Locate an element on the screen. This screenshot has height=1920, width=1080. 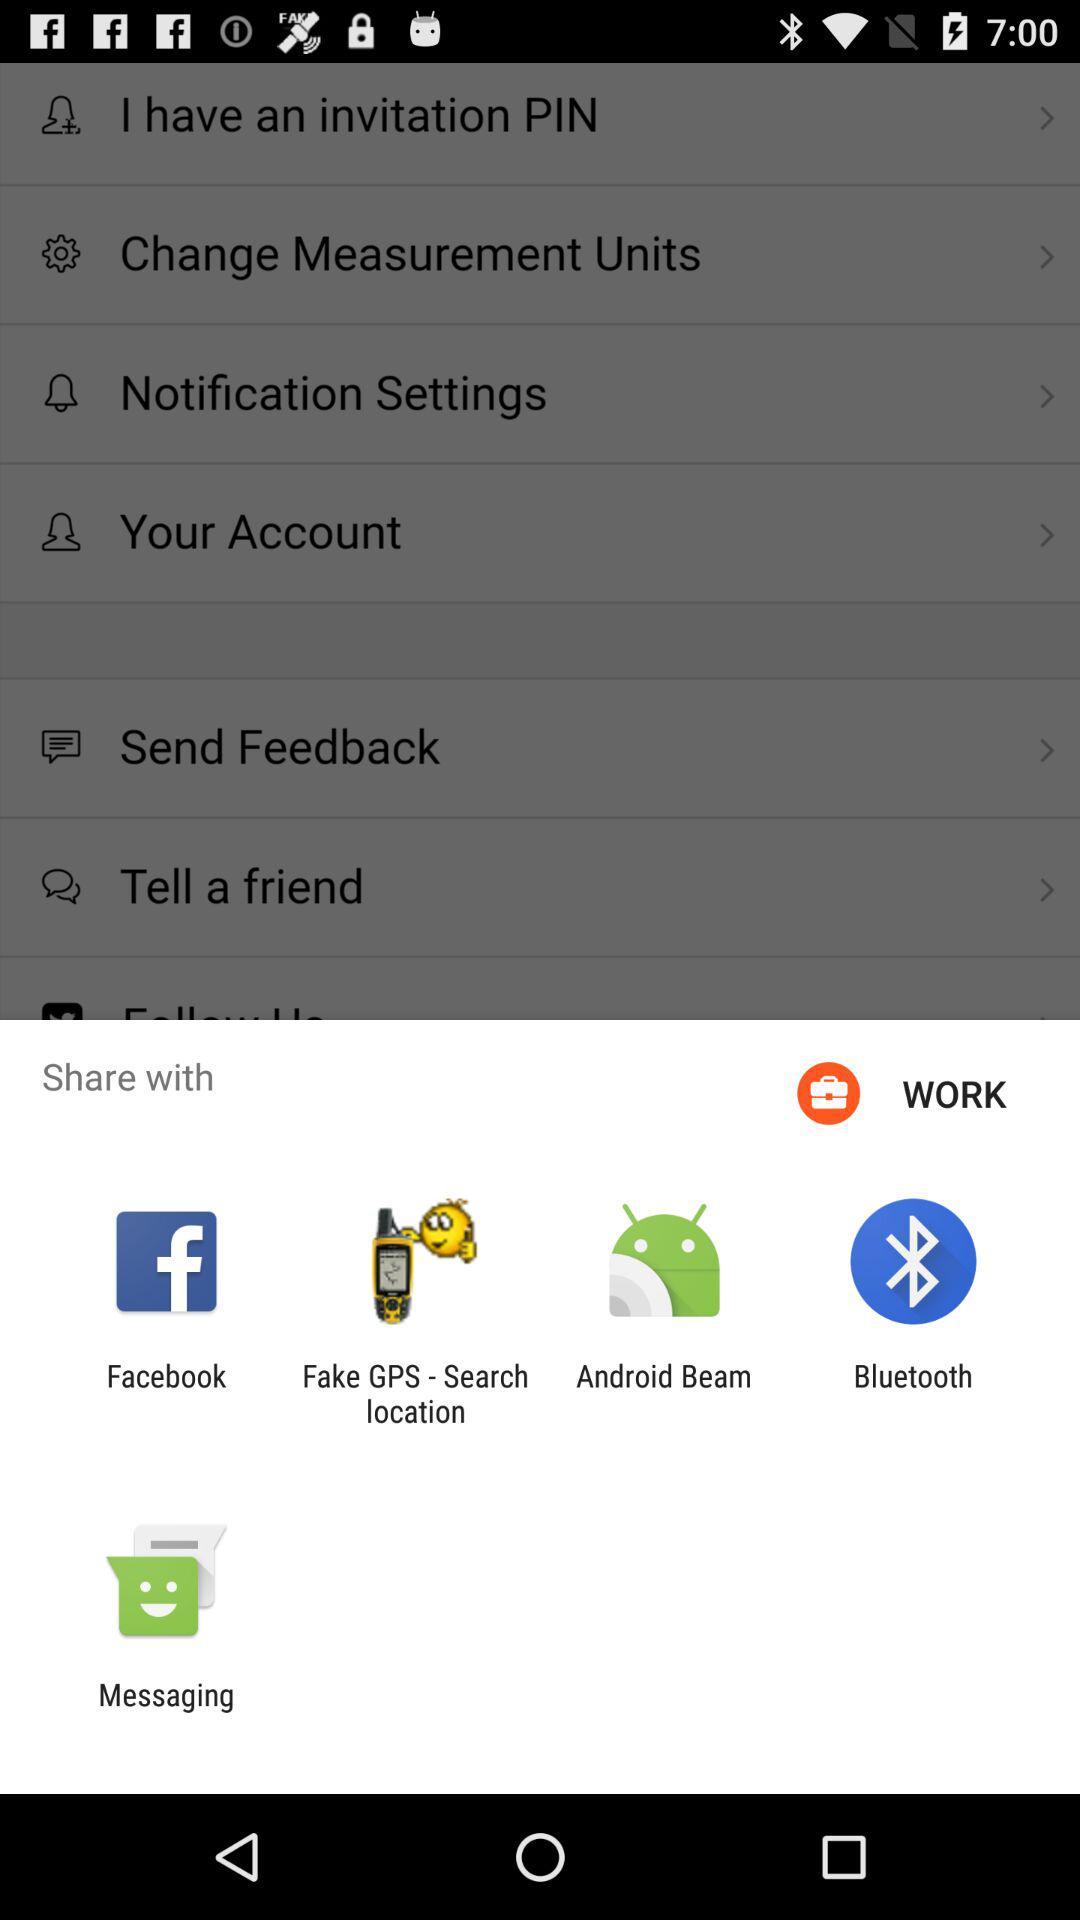
the icon at the bottom right corner is located at coordinates (913, 1392).